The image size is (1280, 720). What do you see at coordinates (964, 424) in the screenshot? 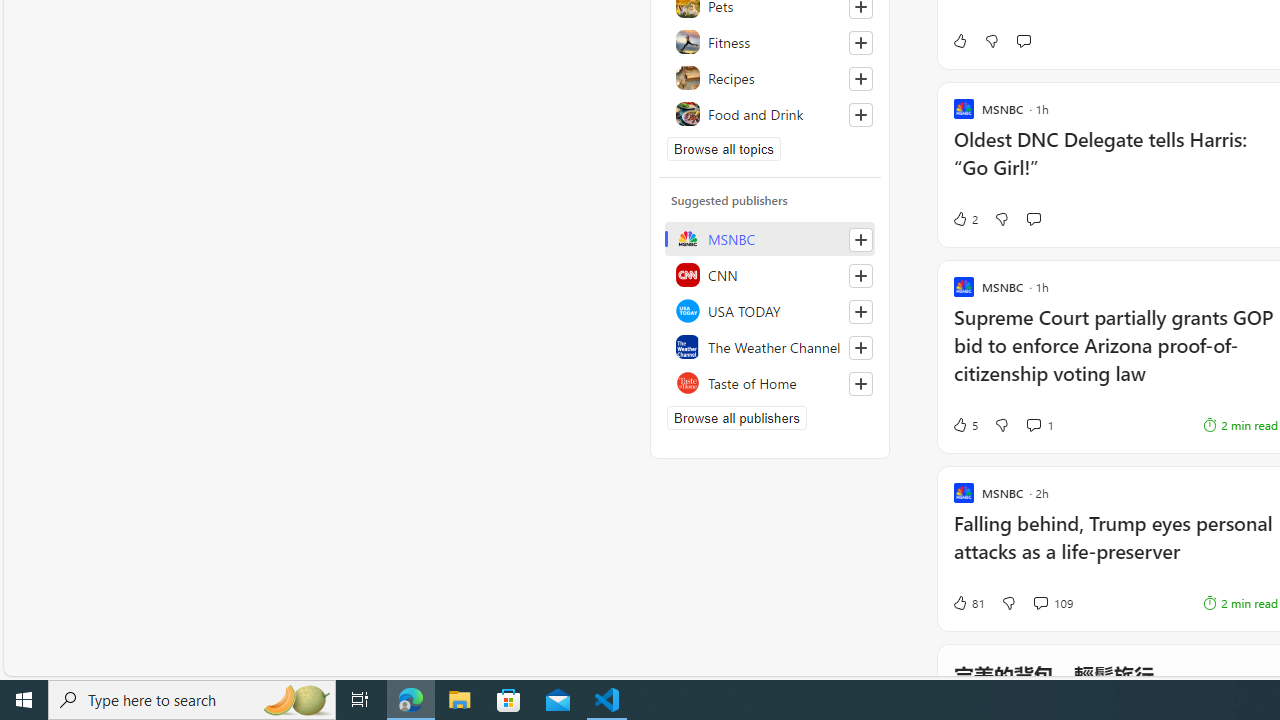
I see `'5 Like'` at bounding box center [964, 424].